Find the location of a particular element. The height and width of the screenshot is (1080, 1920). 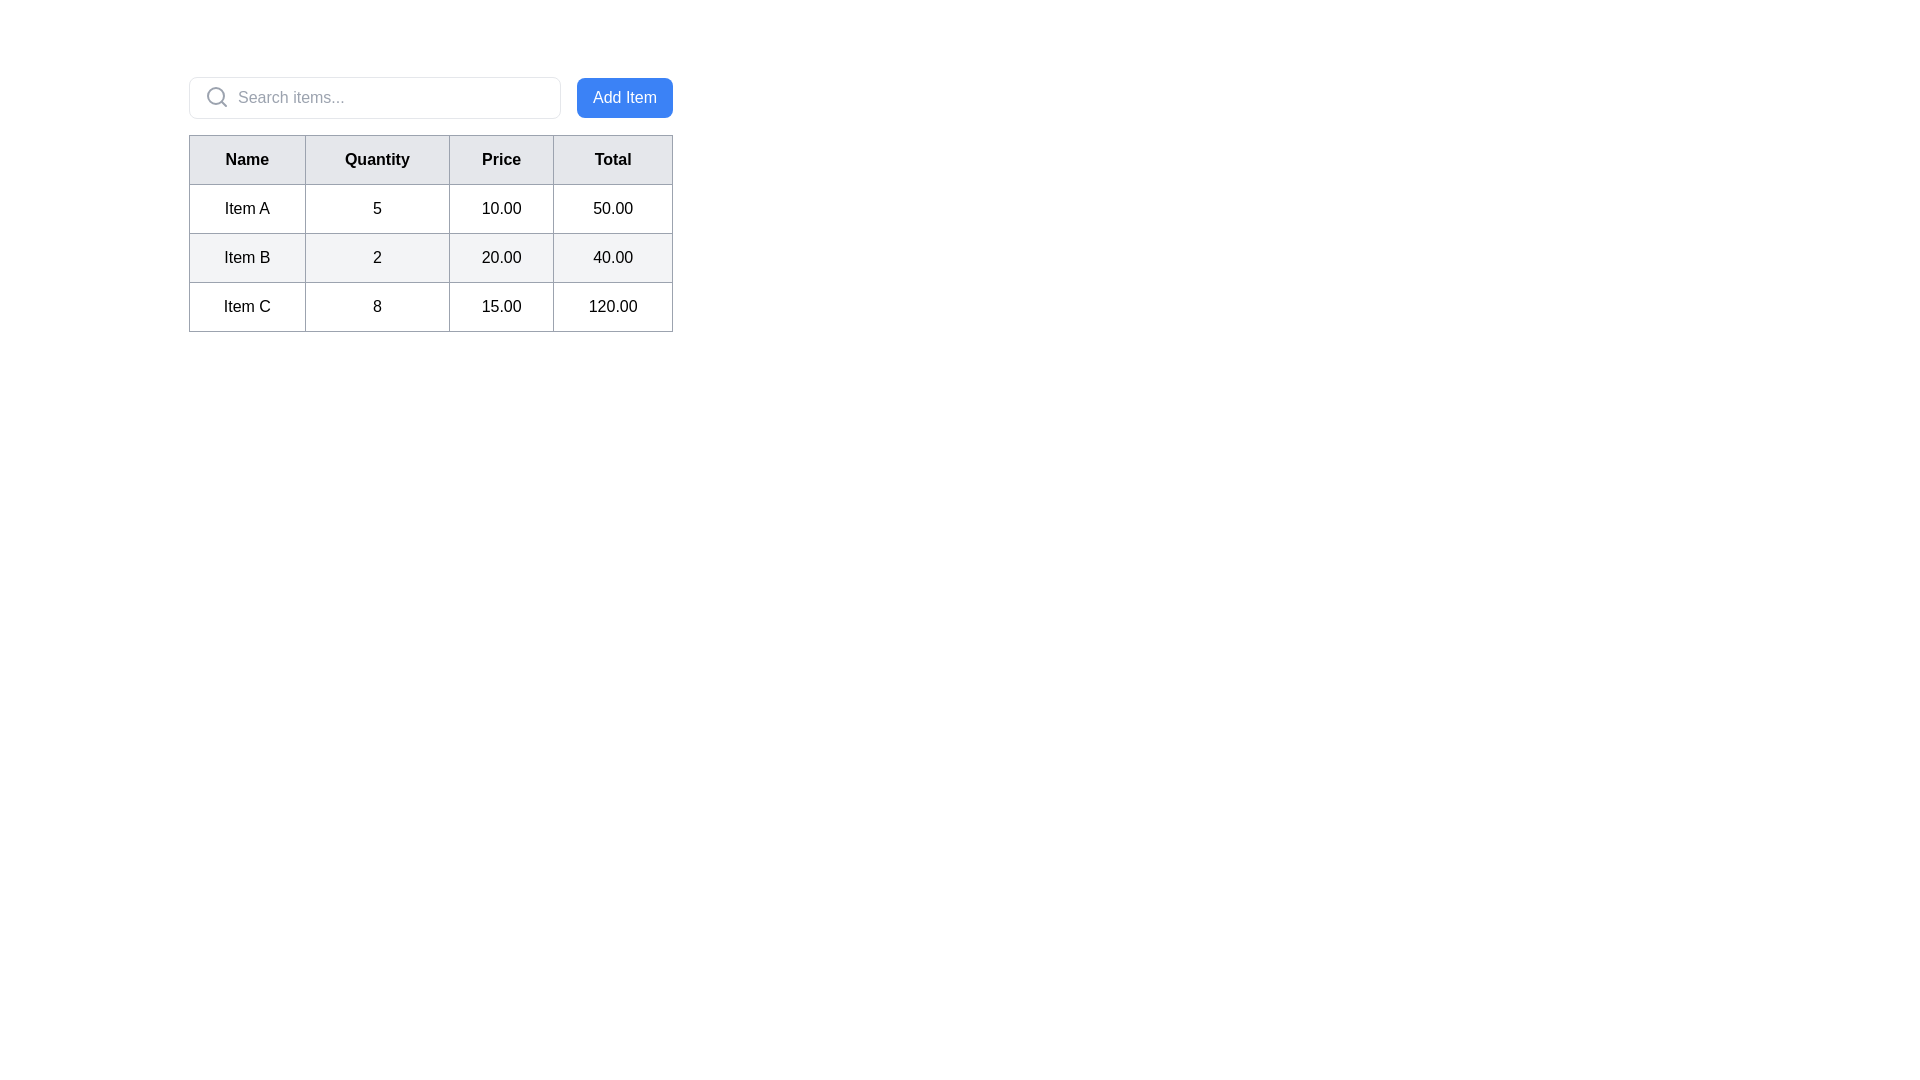

the first row of the table containing cells labeled 'Item A', '5', '10.00', and '50.00' is located at coordinates (430, 208).